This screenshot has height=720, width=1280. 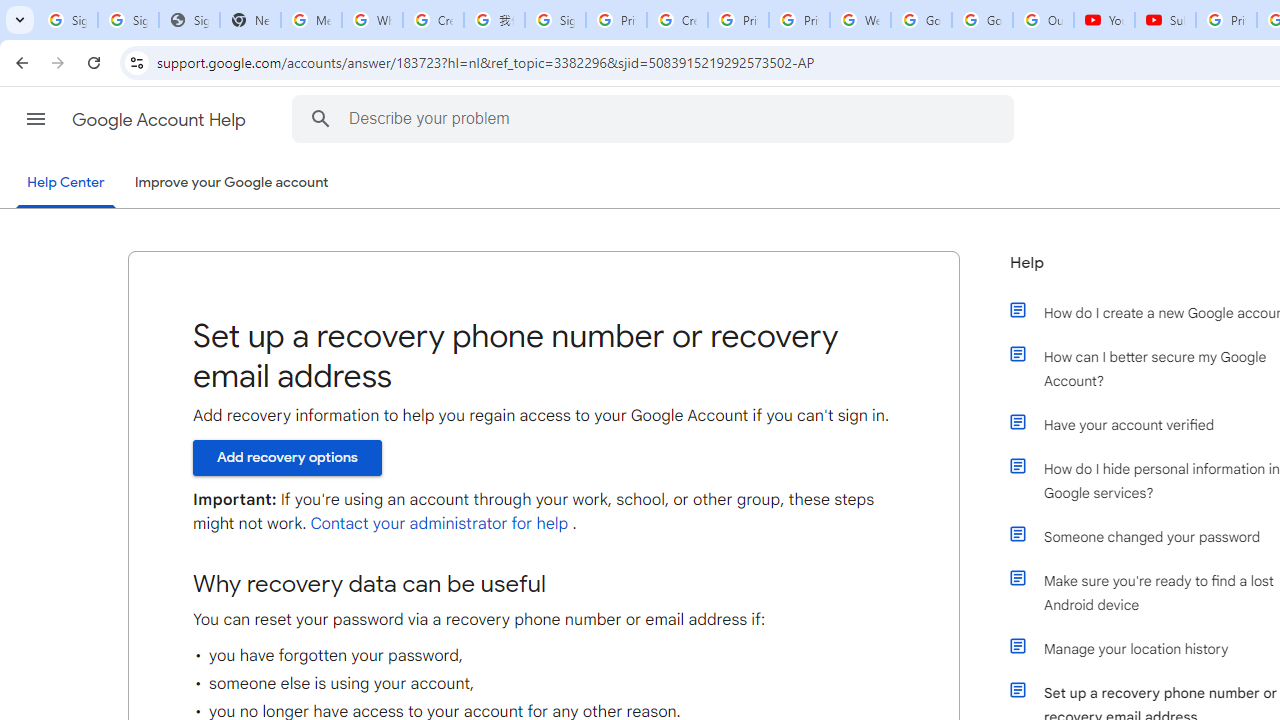 I want to click on 'Search the Help Center', so click(x=320, y=118).